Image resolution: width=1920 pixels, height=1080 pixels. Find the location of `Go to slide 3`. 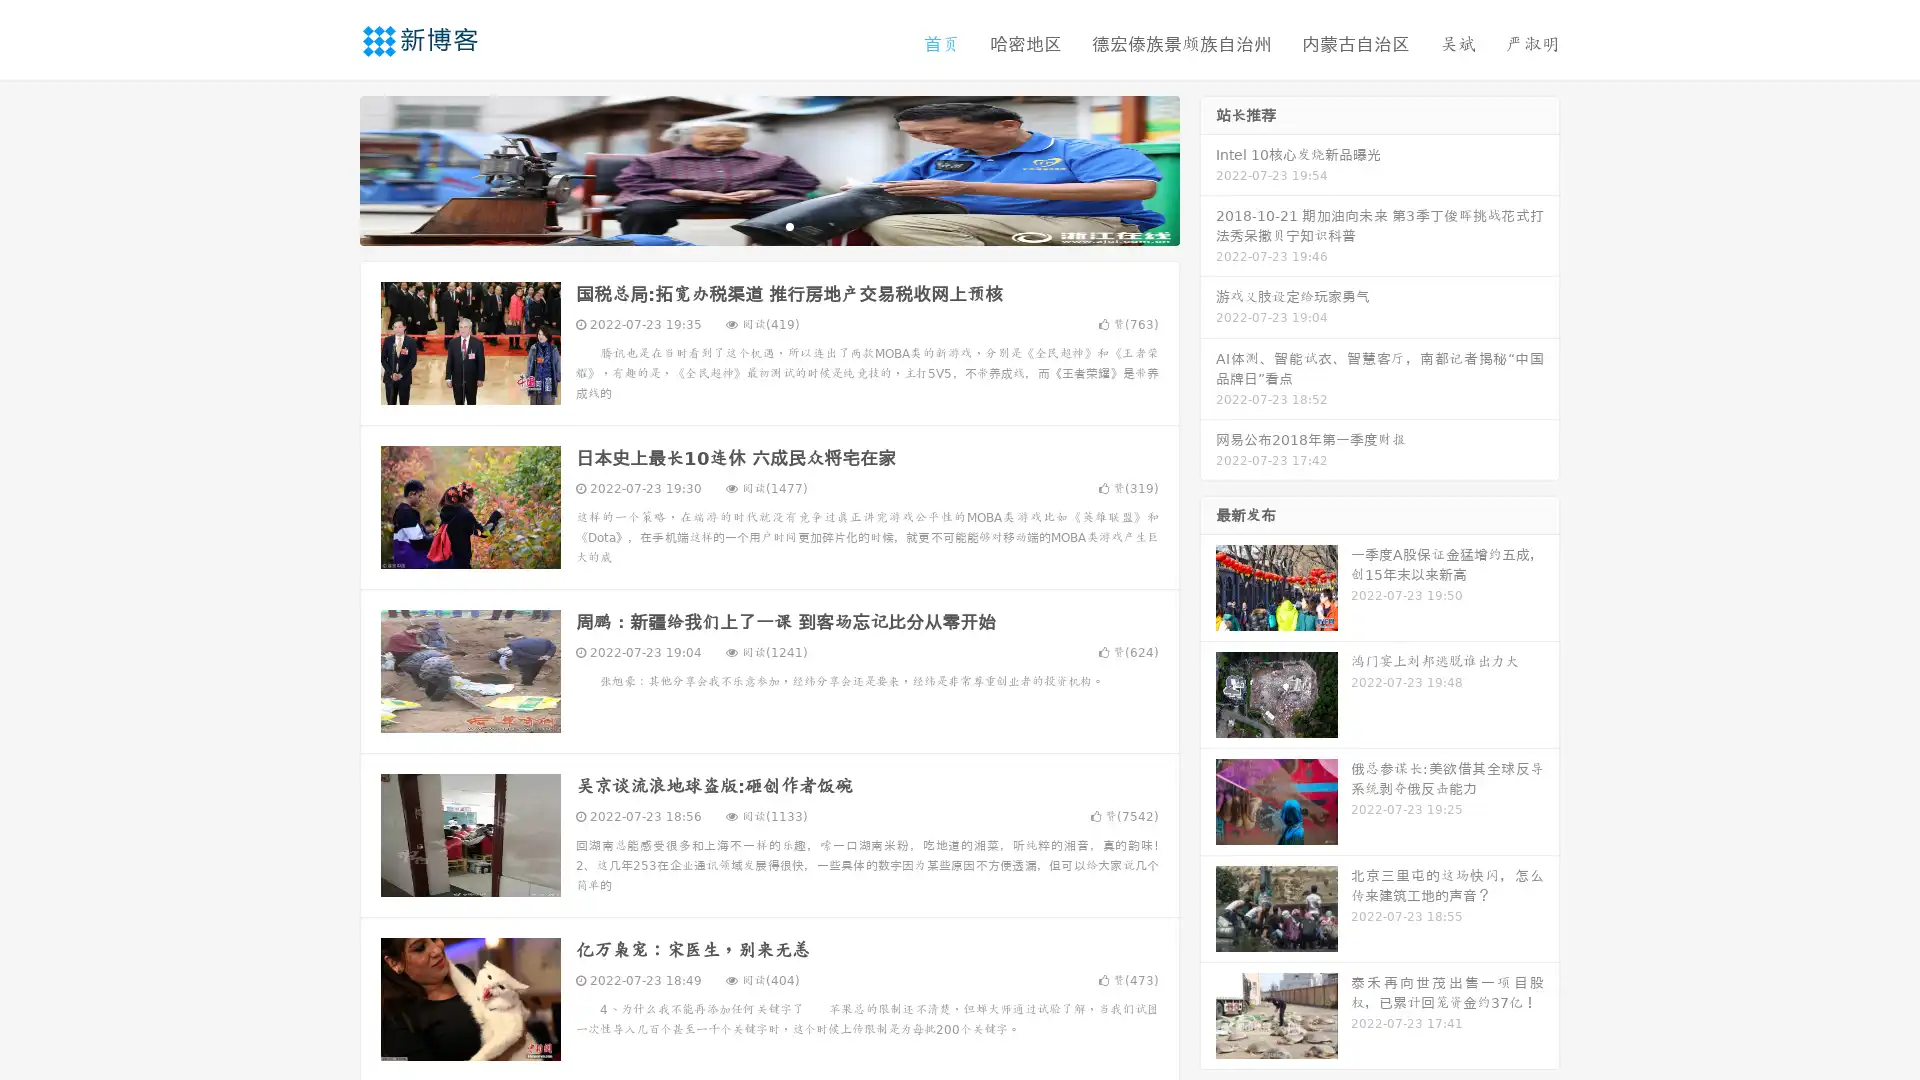

Go to slide 3 is located at coordinates (789, 225).